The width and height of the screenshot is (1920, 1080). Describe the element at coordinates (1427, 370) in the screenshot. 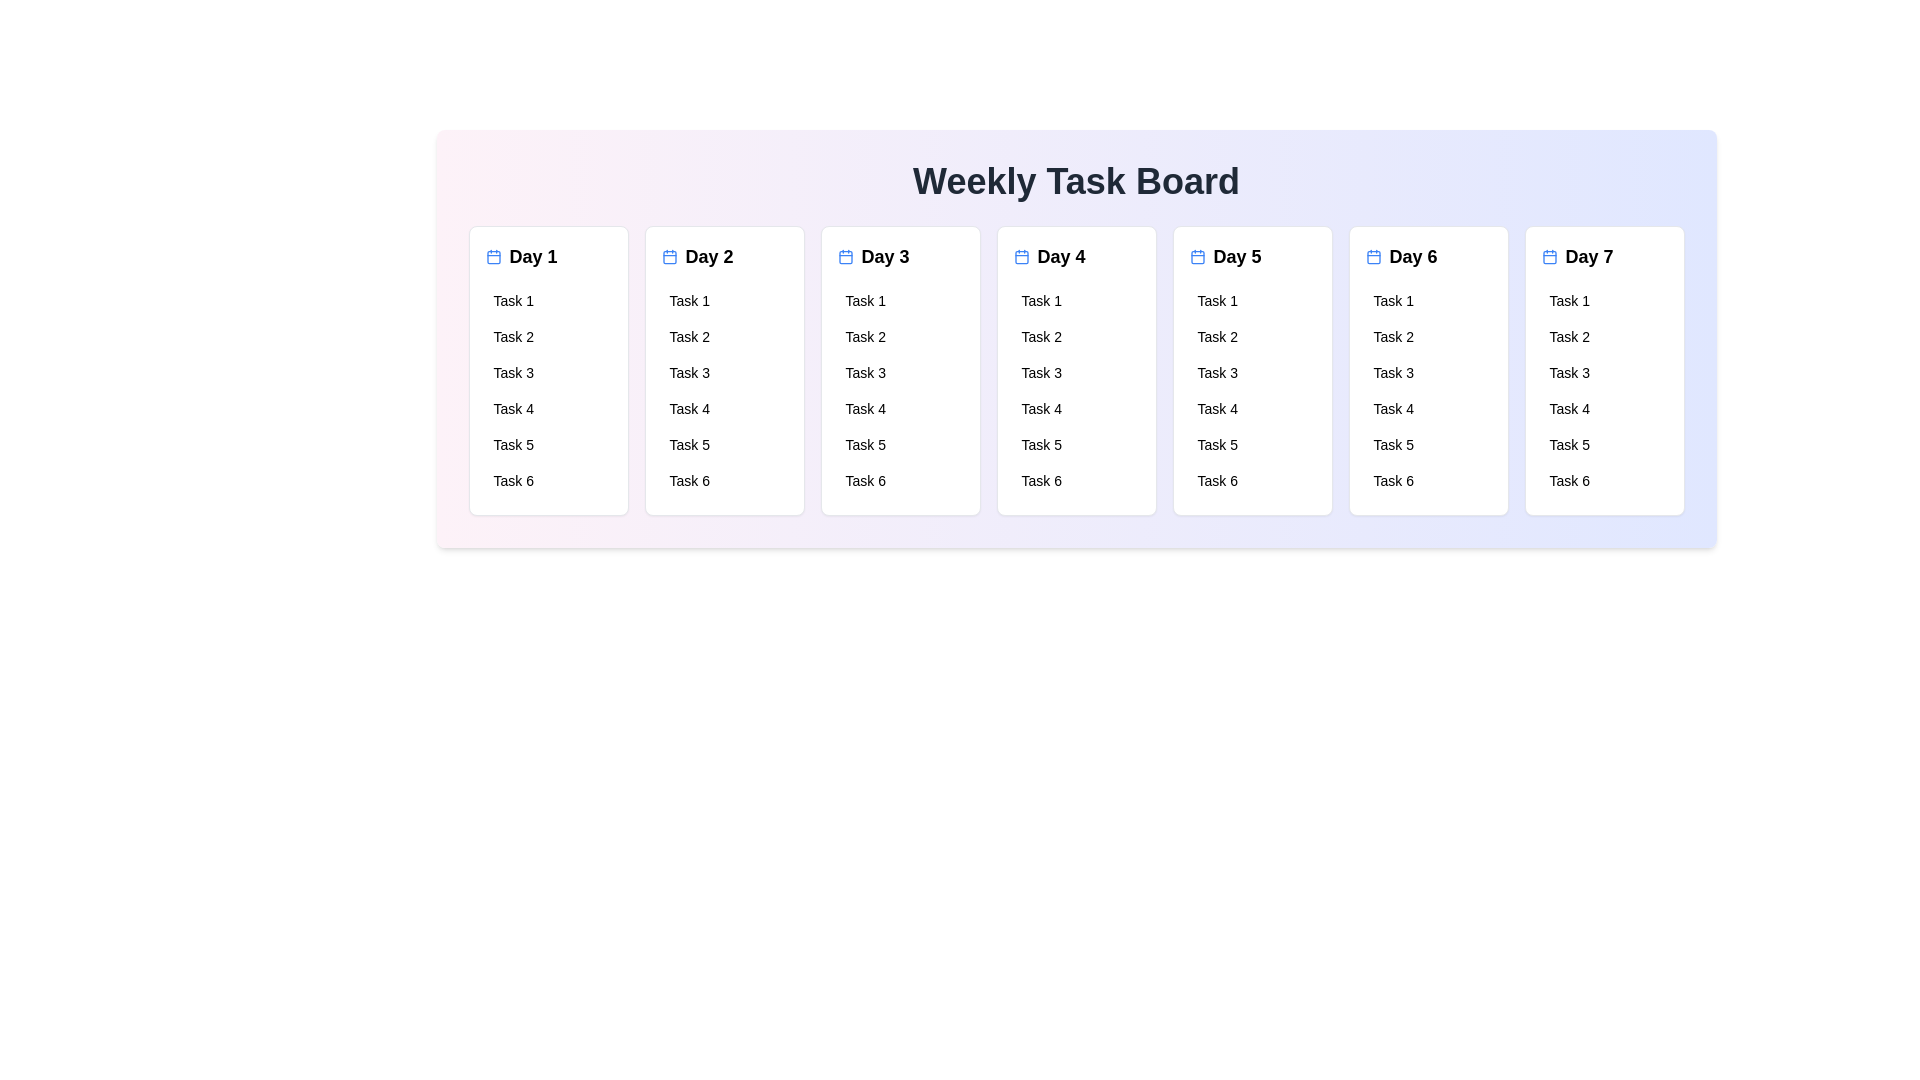

I see `the tasks for Day 6 by interacting with the corresponding day card` at that location.